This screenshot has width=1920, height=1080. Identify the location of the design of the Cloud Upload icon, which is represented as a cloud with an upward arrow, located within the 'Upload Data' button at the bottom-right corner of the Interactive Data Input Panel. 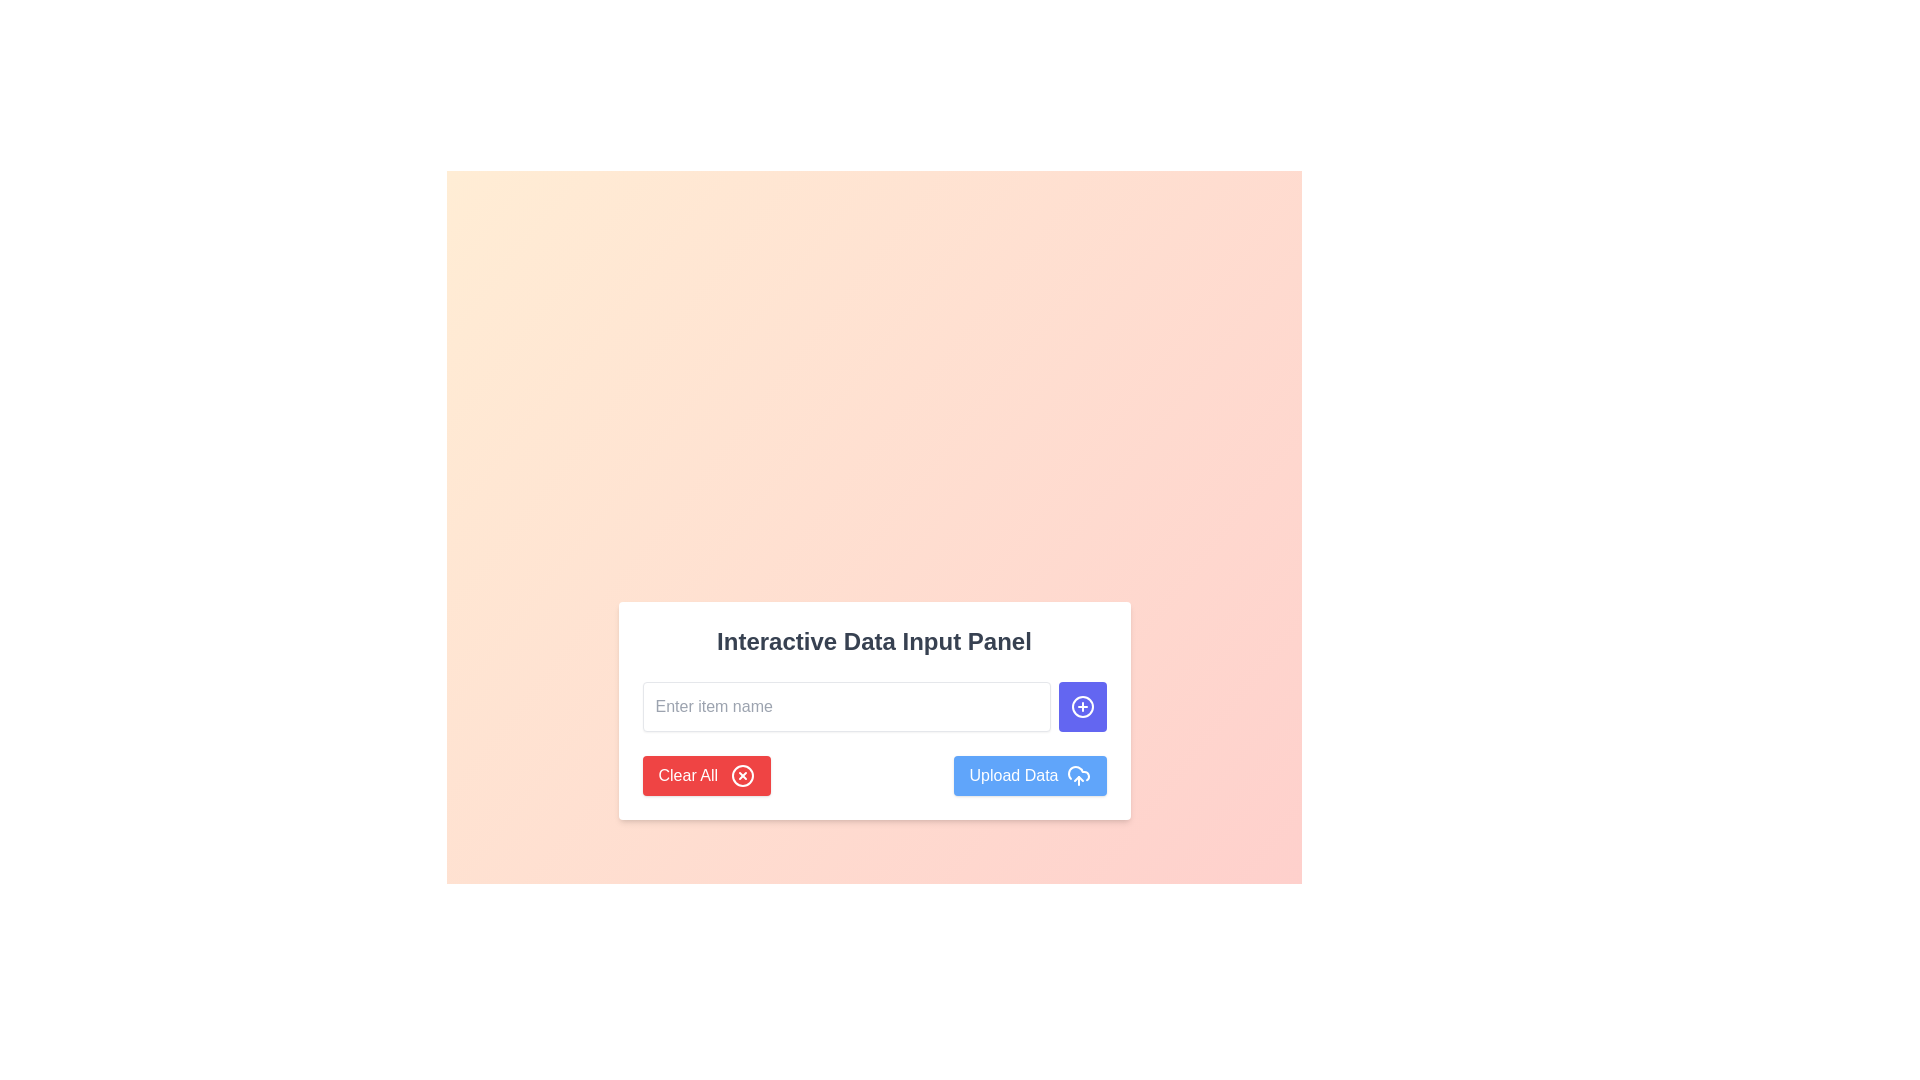
(1077, 774).